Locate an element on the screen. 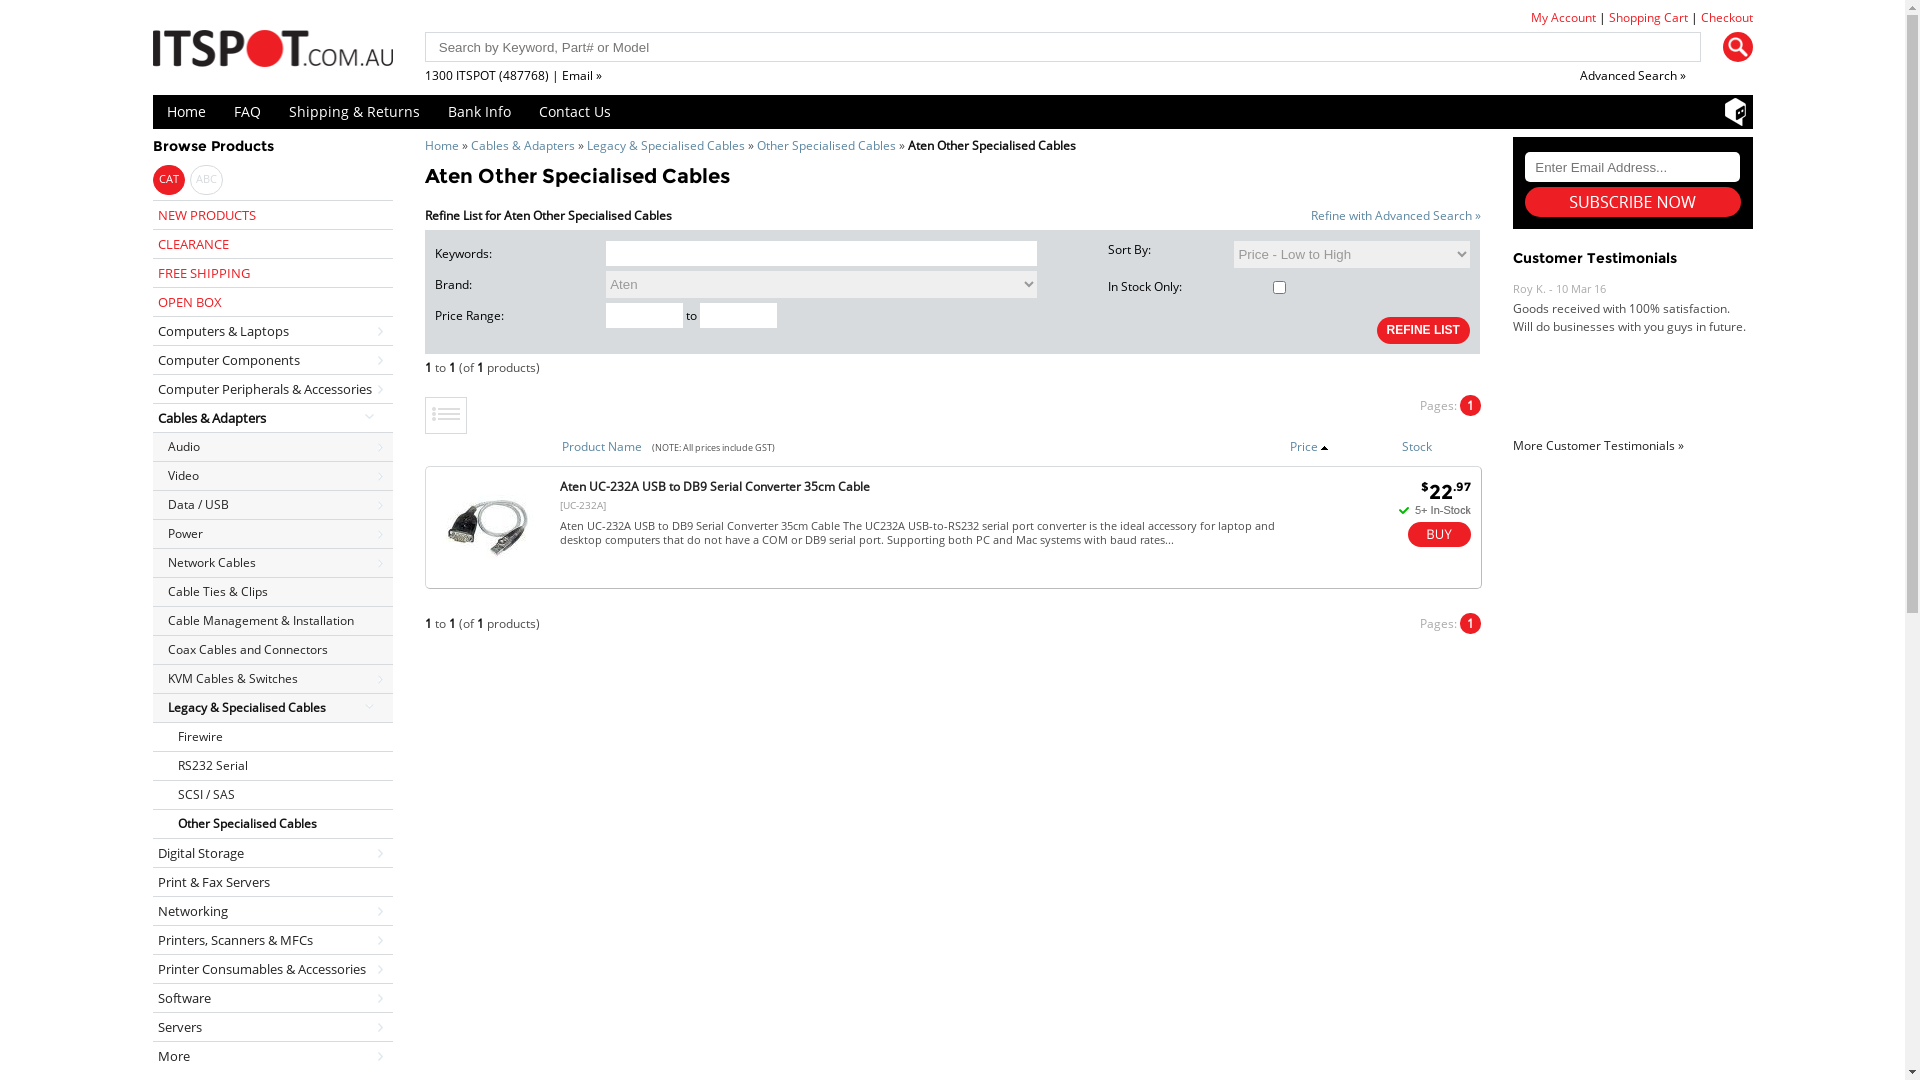 The image size is (1920, 1080). 'More' is located at coordinates (271, 1054).